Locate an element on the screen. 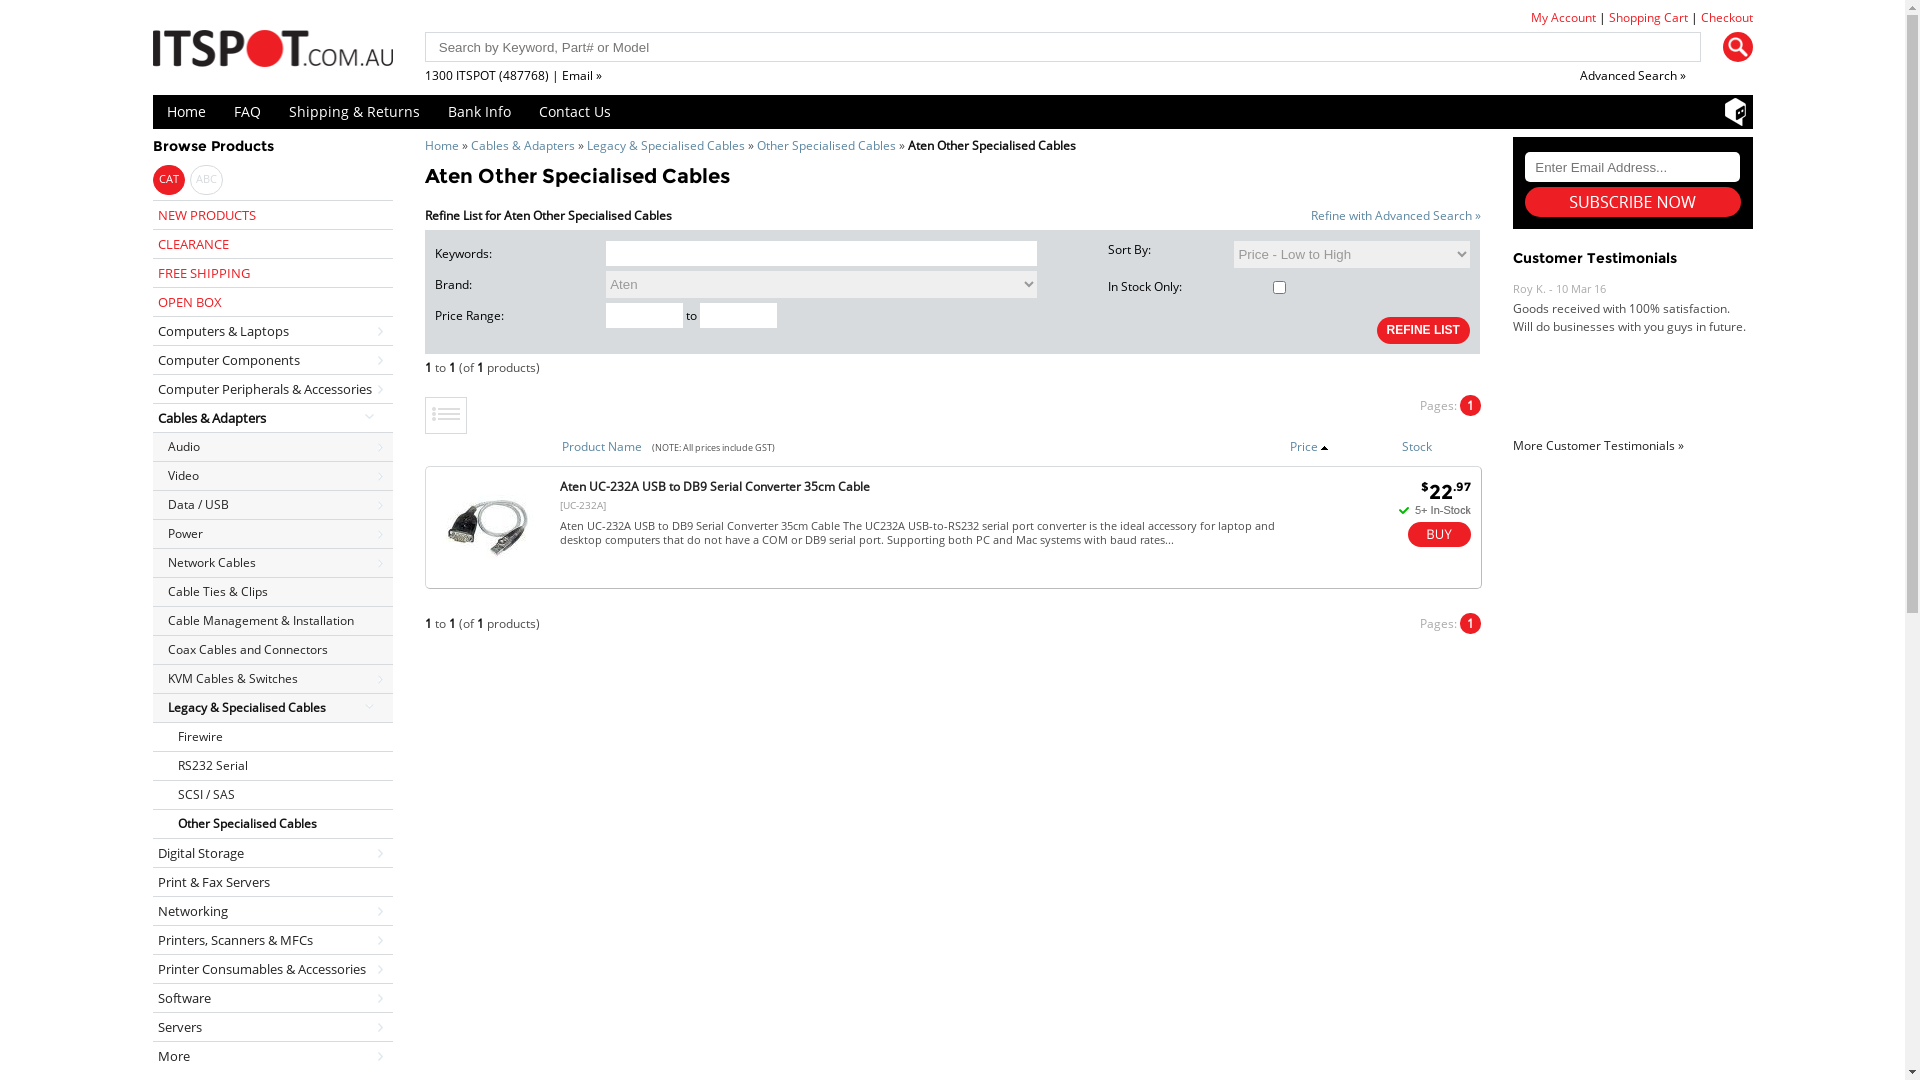 The image size is (1920, 1080). 'More' is located at coordinates (271, 1054).